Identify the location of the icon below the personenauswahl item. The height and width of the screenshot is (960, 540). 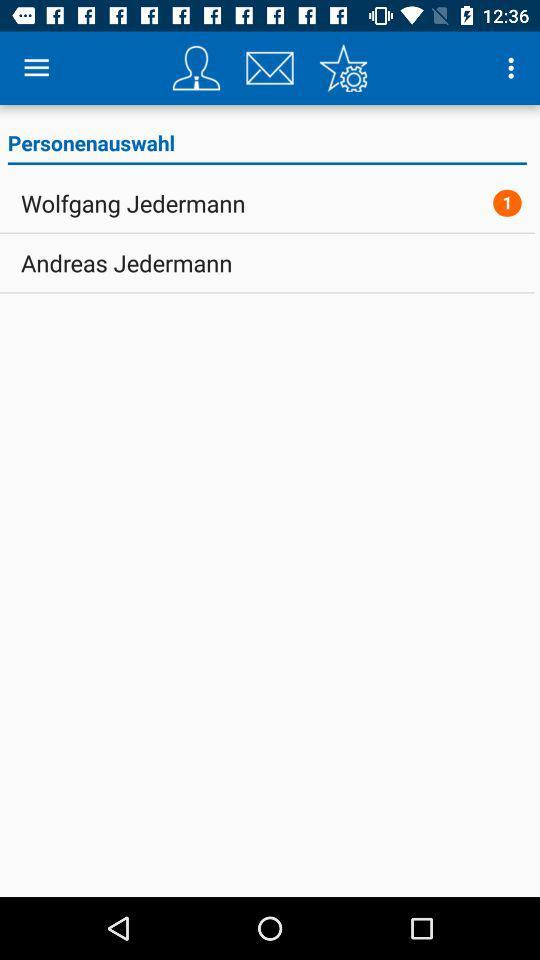
(507, 203).